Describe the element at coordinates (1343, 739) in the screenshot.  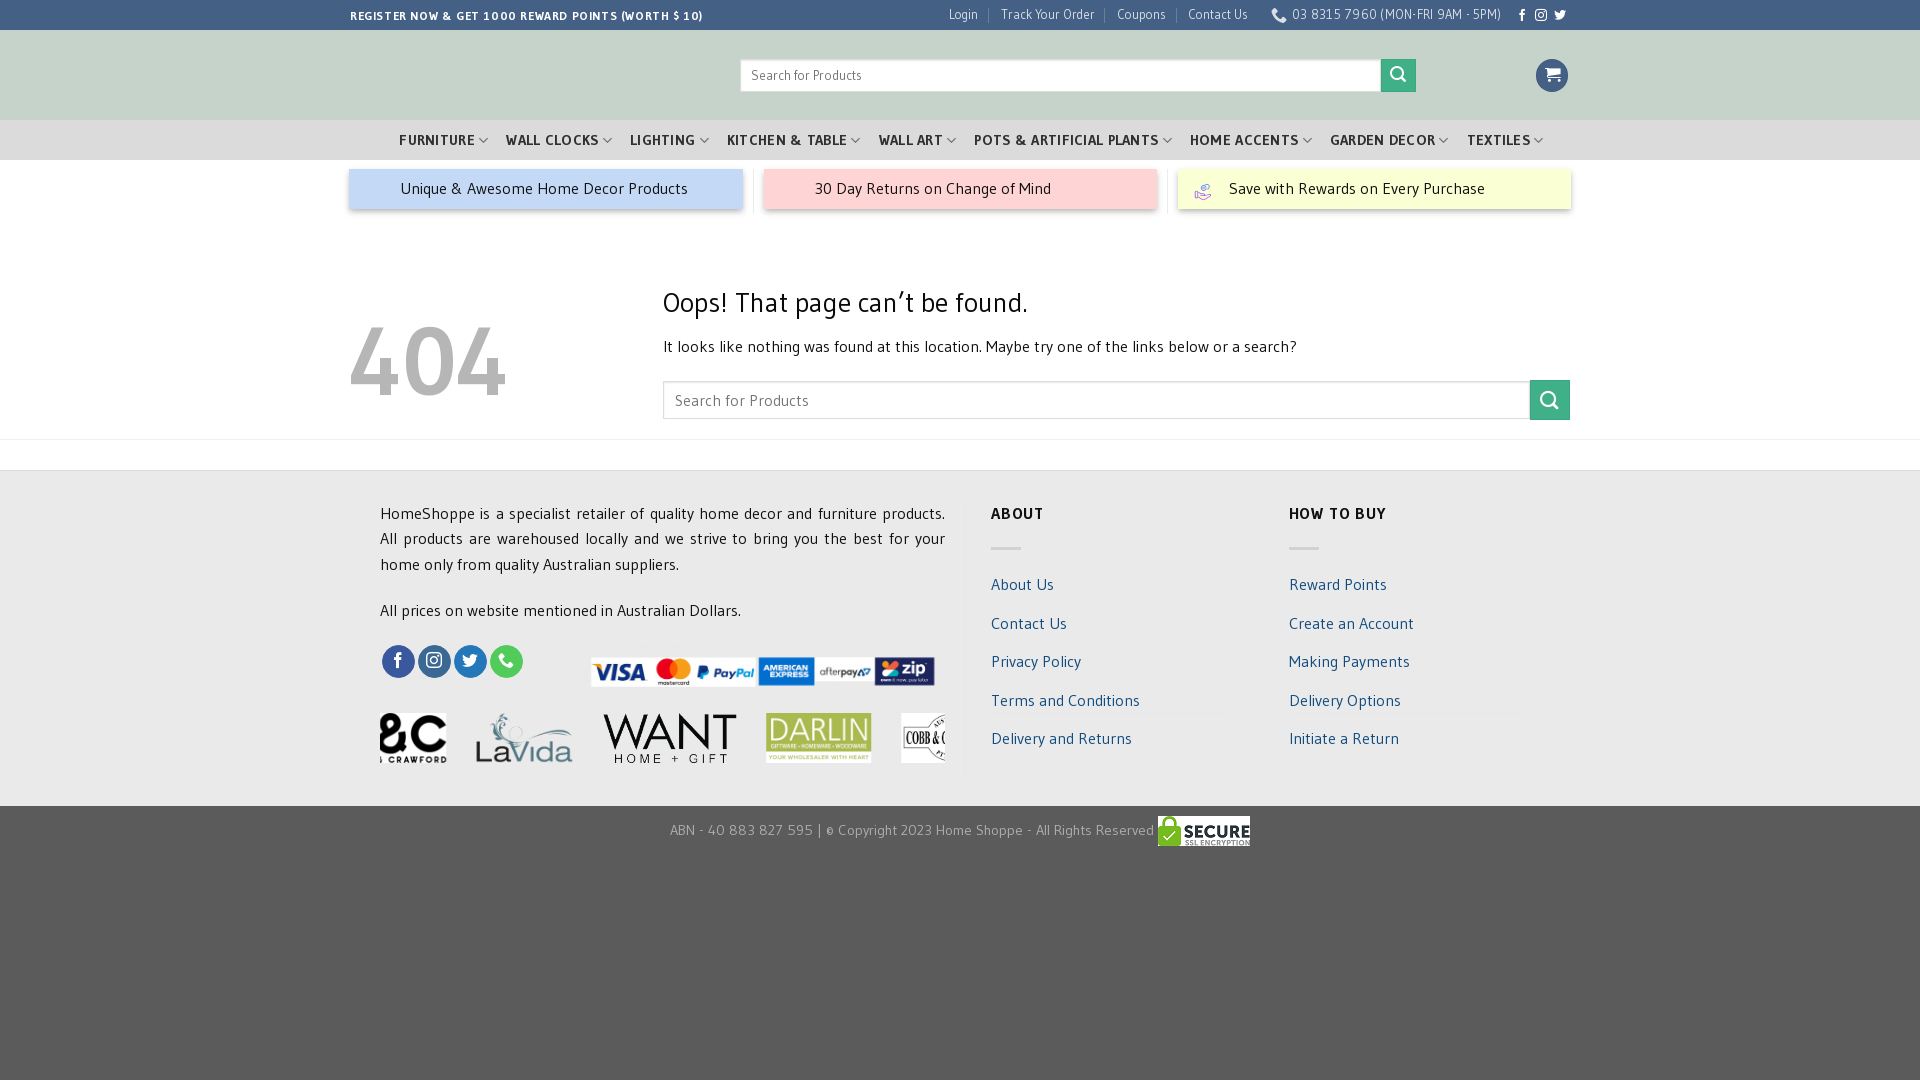
I see `'Initiate a Return'` at that location.